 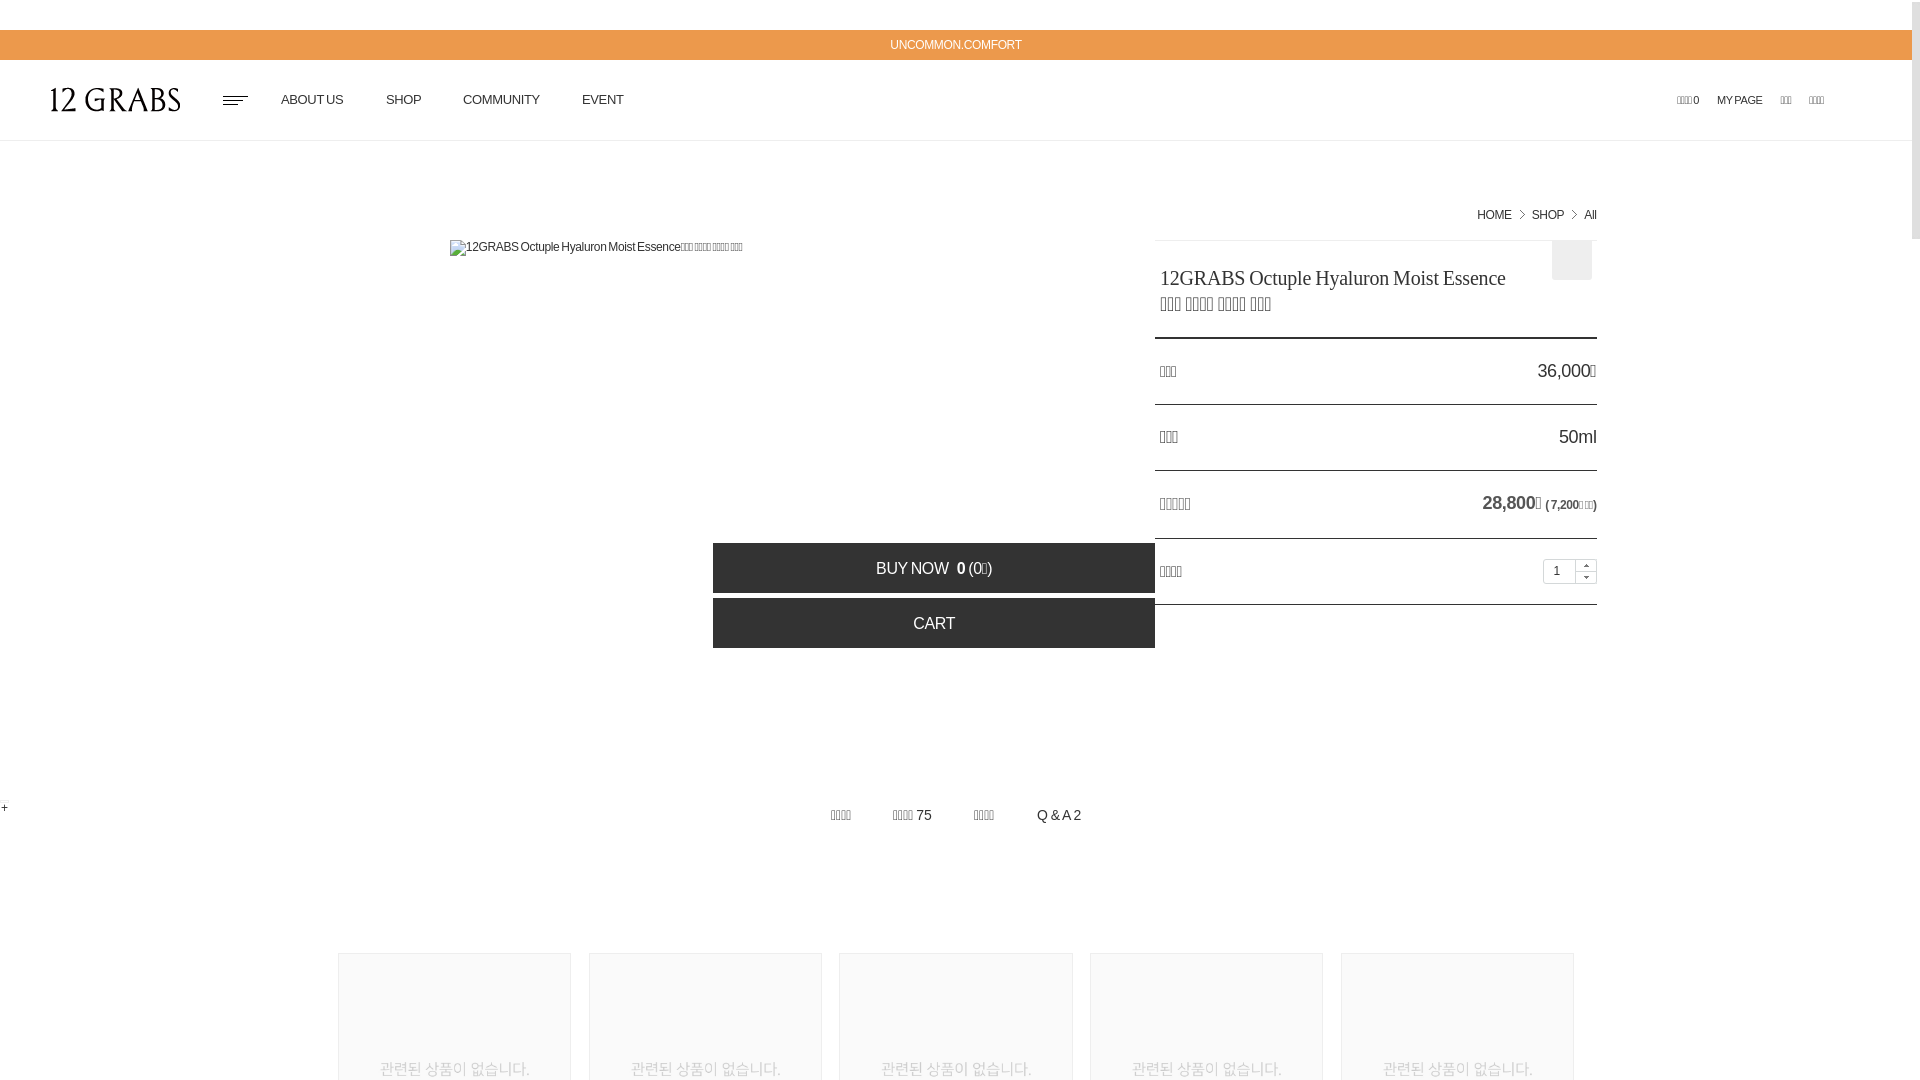 I want to click on 'COMMUNITY', so click(x=501, y=99).